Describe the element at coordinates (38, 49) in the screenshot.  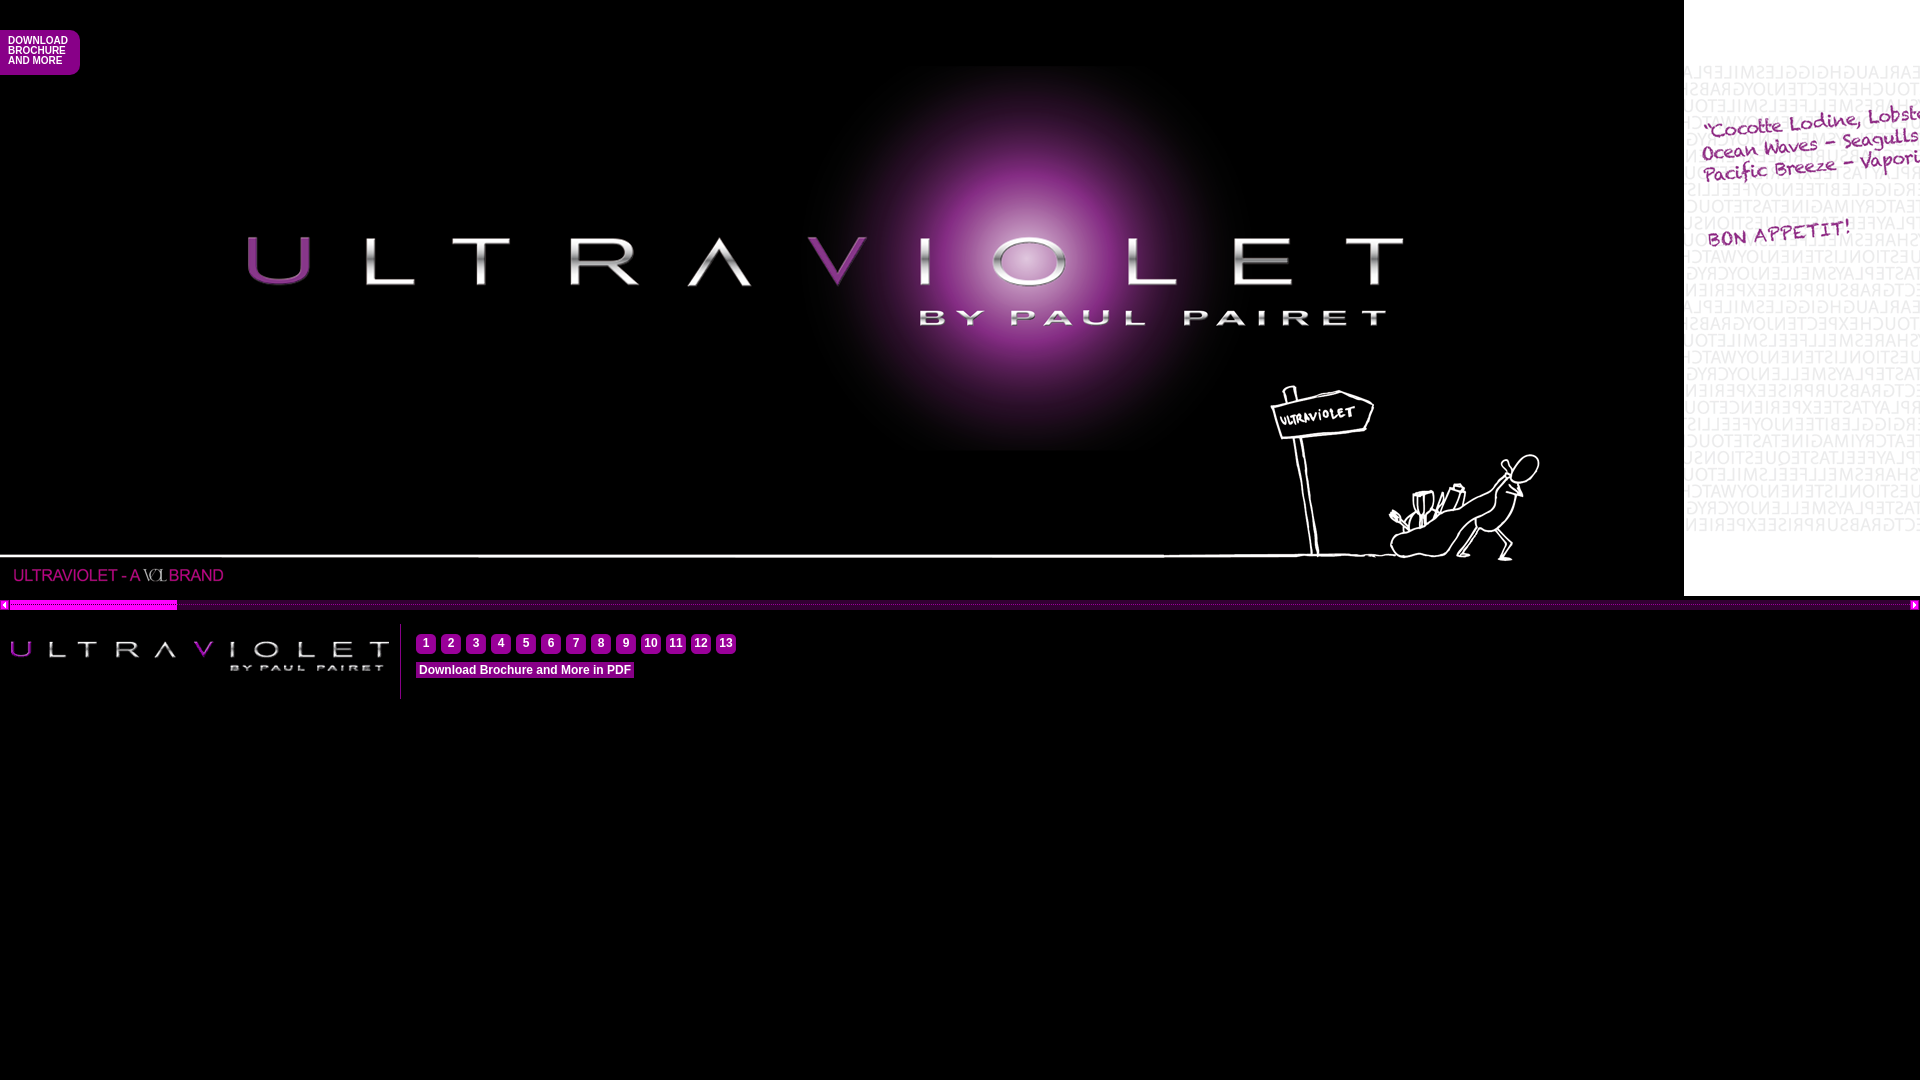
I see `'DOWNLOAD BROCHURE` at that location.